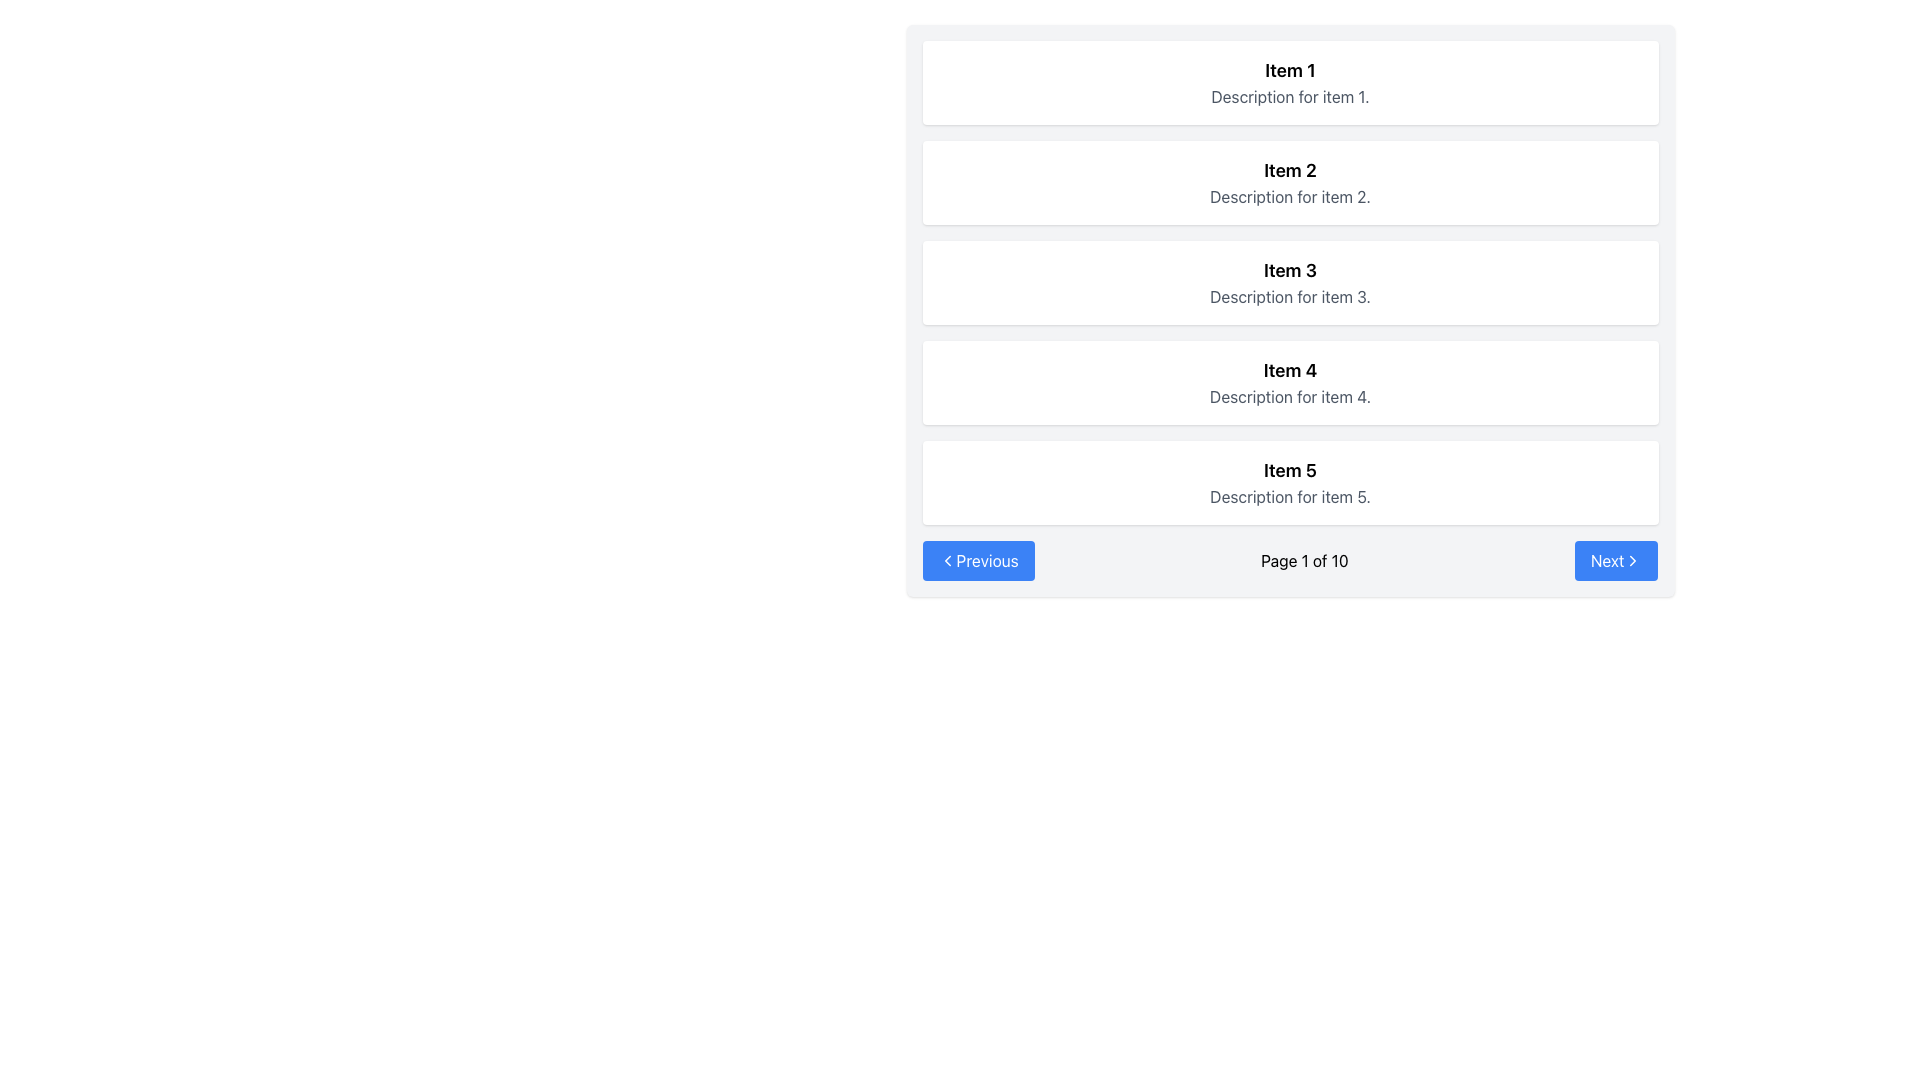 The width and height of the screenshot is (1920, 1080). I want to click on the text label displaying 'Item 2' from its current position, so click(1290, 169).